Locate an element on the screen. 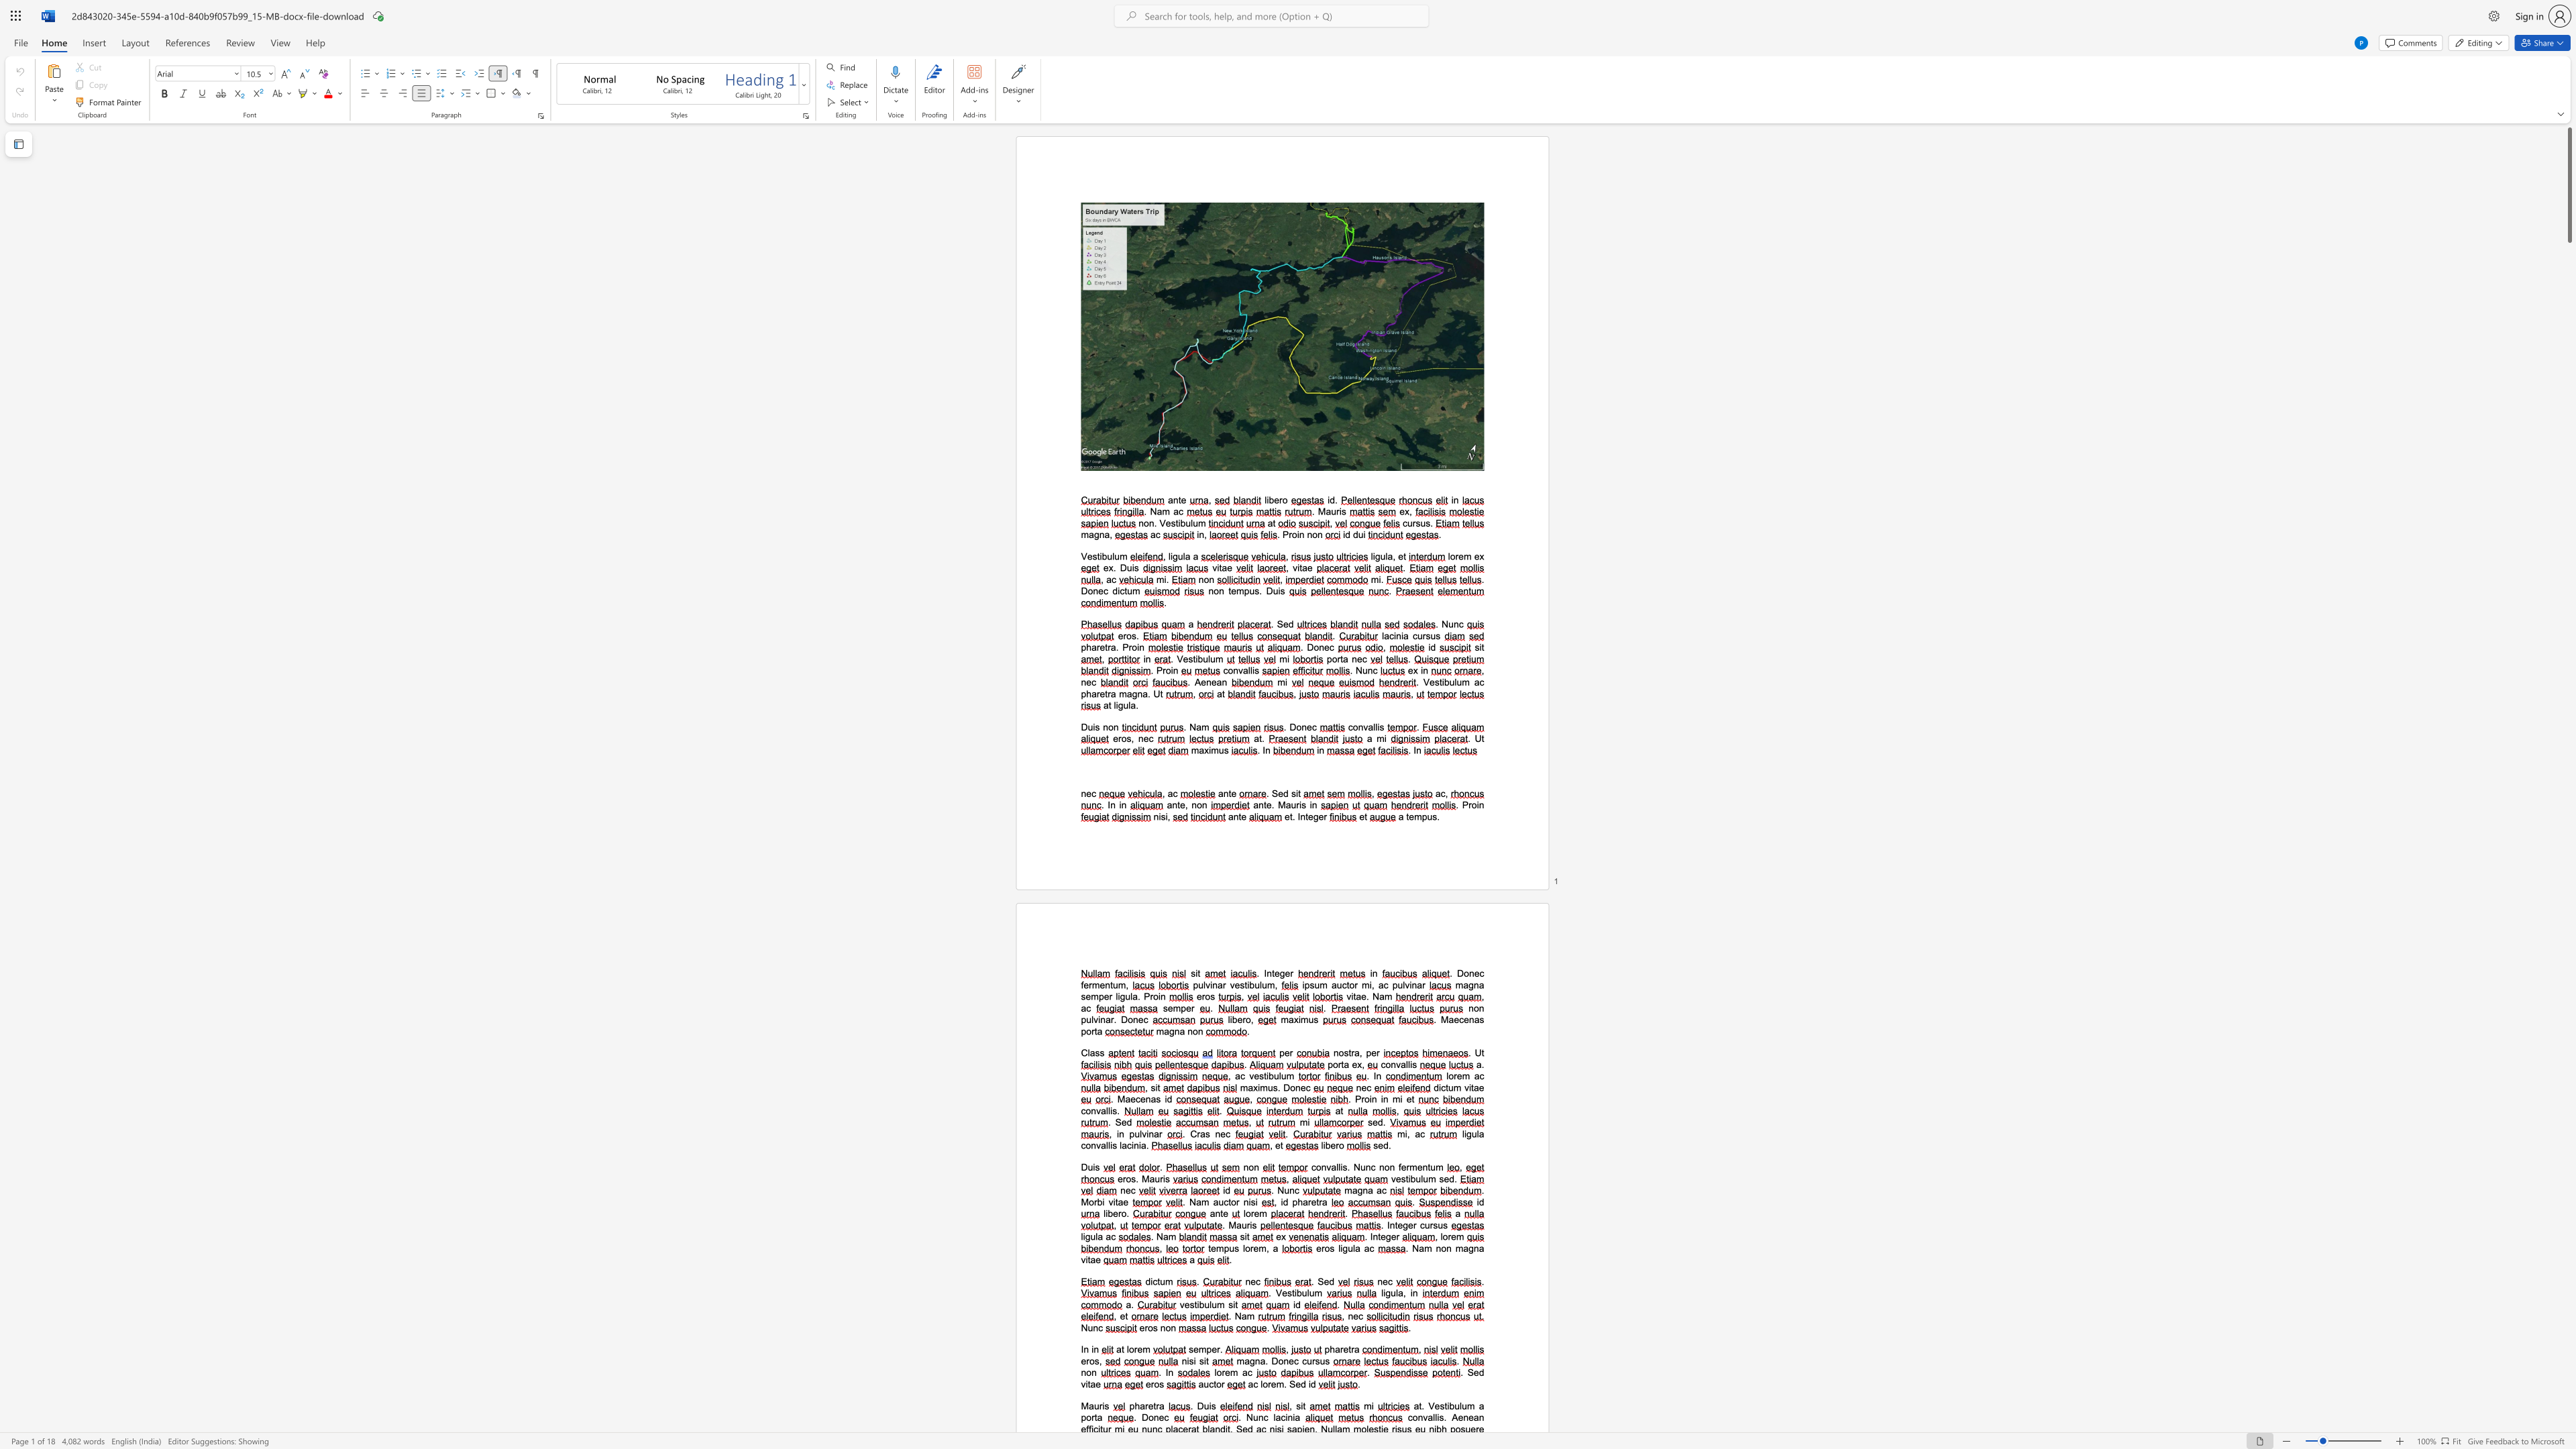  the space between the continuous character "n" and "o" in the text is located at coordinates (1192, 1031).